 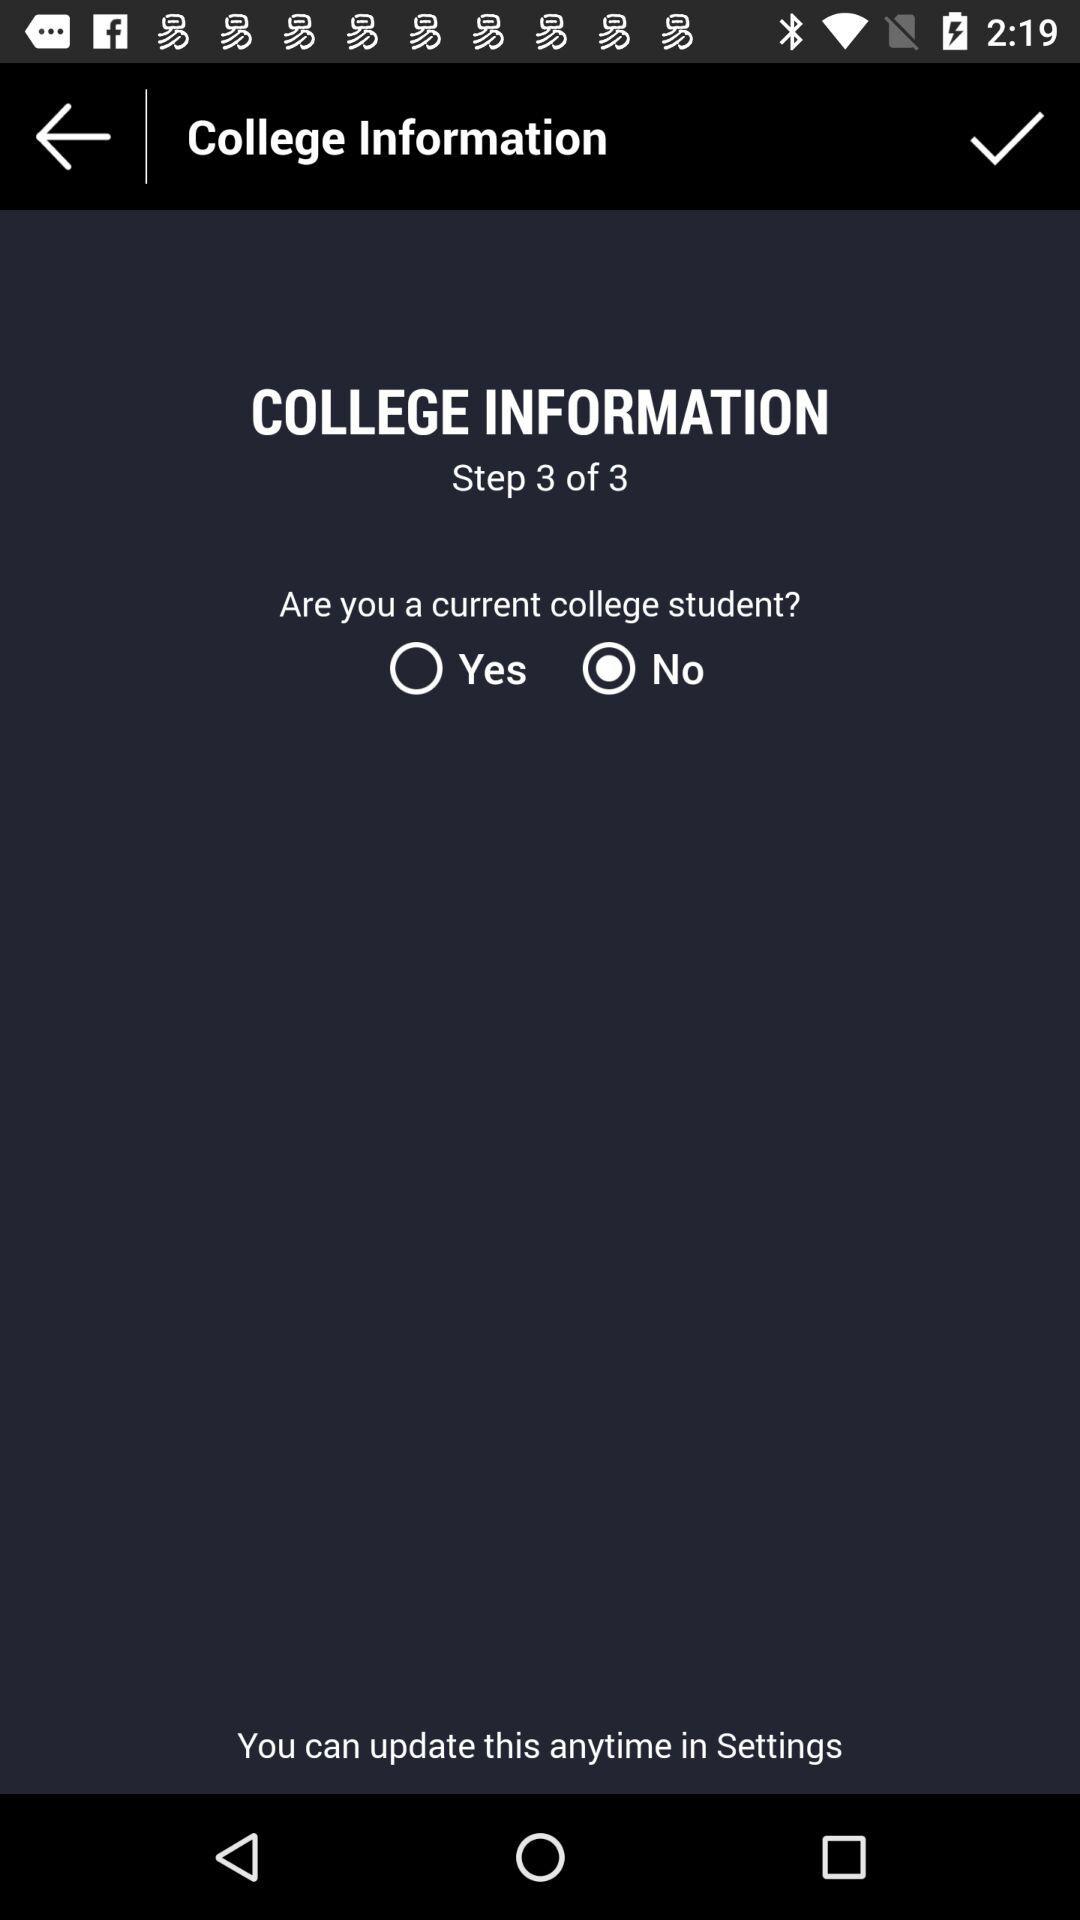 I want to click on the item above you can update, so click(x=636, y=668).